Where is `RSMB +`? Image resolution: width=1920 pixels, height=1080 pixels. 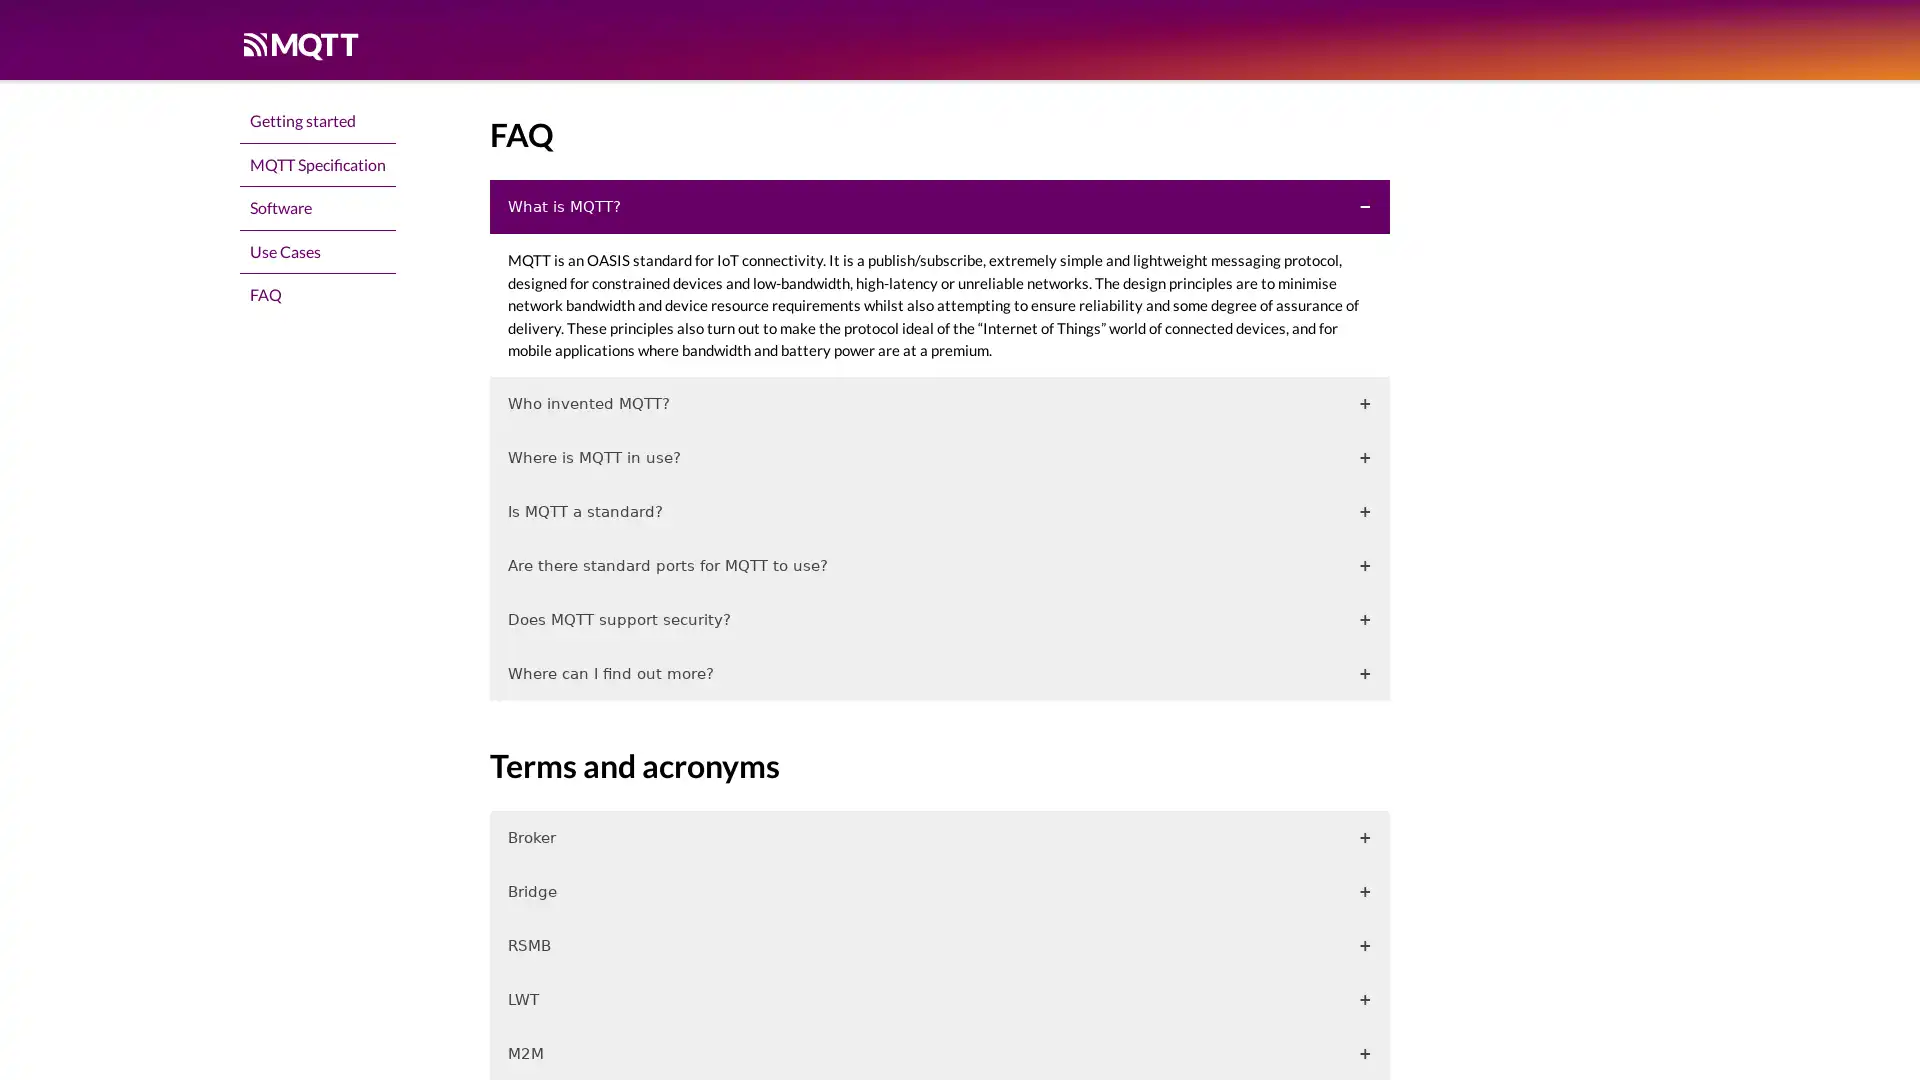 RSMB + is located at coordinates (939, 945).